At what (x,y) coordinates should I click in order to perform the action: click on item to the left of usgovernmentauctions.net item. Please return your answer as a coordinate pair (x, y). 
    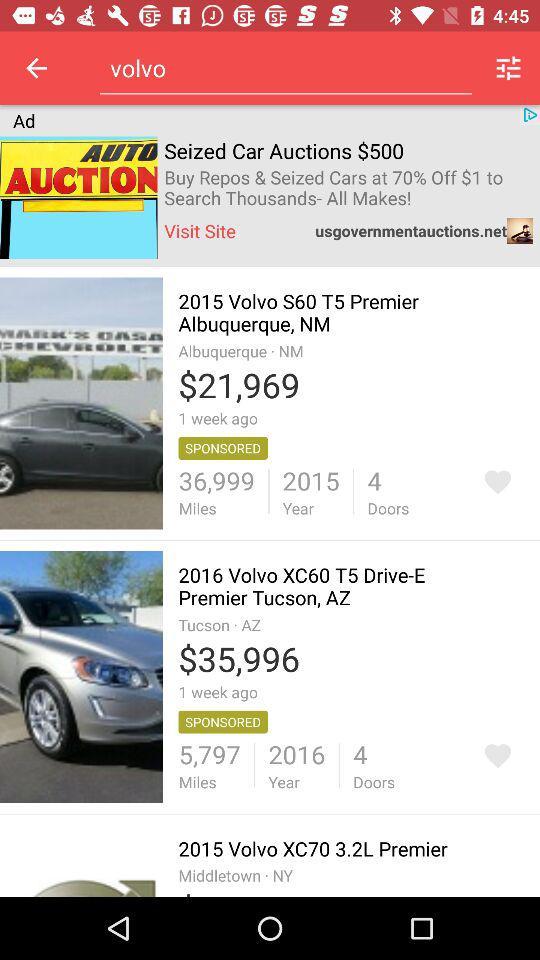
    Looking at the image, I should click on (200, 230).